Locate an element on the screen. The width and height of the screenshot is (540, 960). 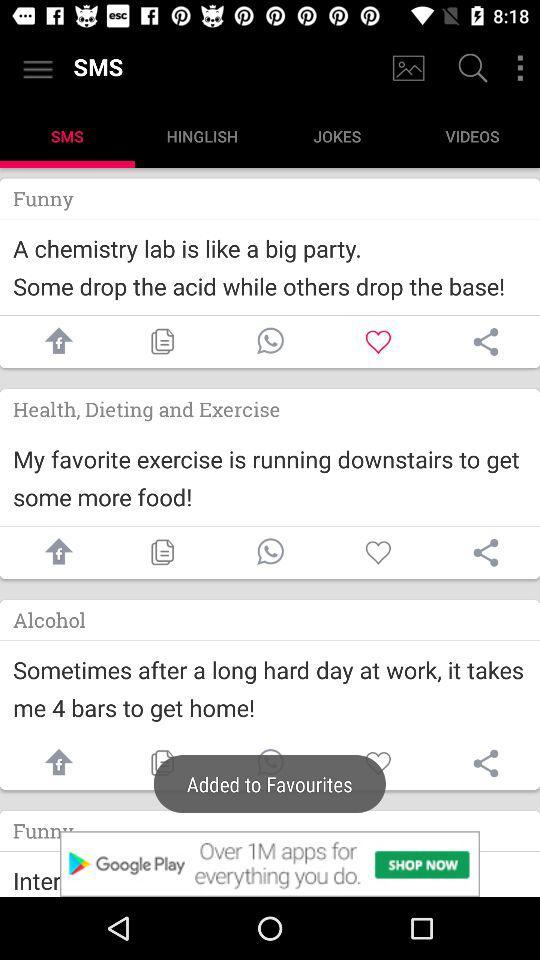
share on facebook is located at coordinates (54, 552).